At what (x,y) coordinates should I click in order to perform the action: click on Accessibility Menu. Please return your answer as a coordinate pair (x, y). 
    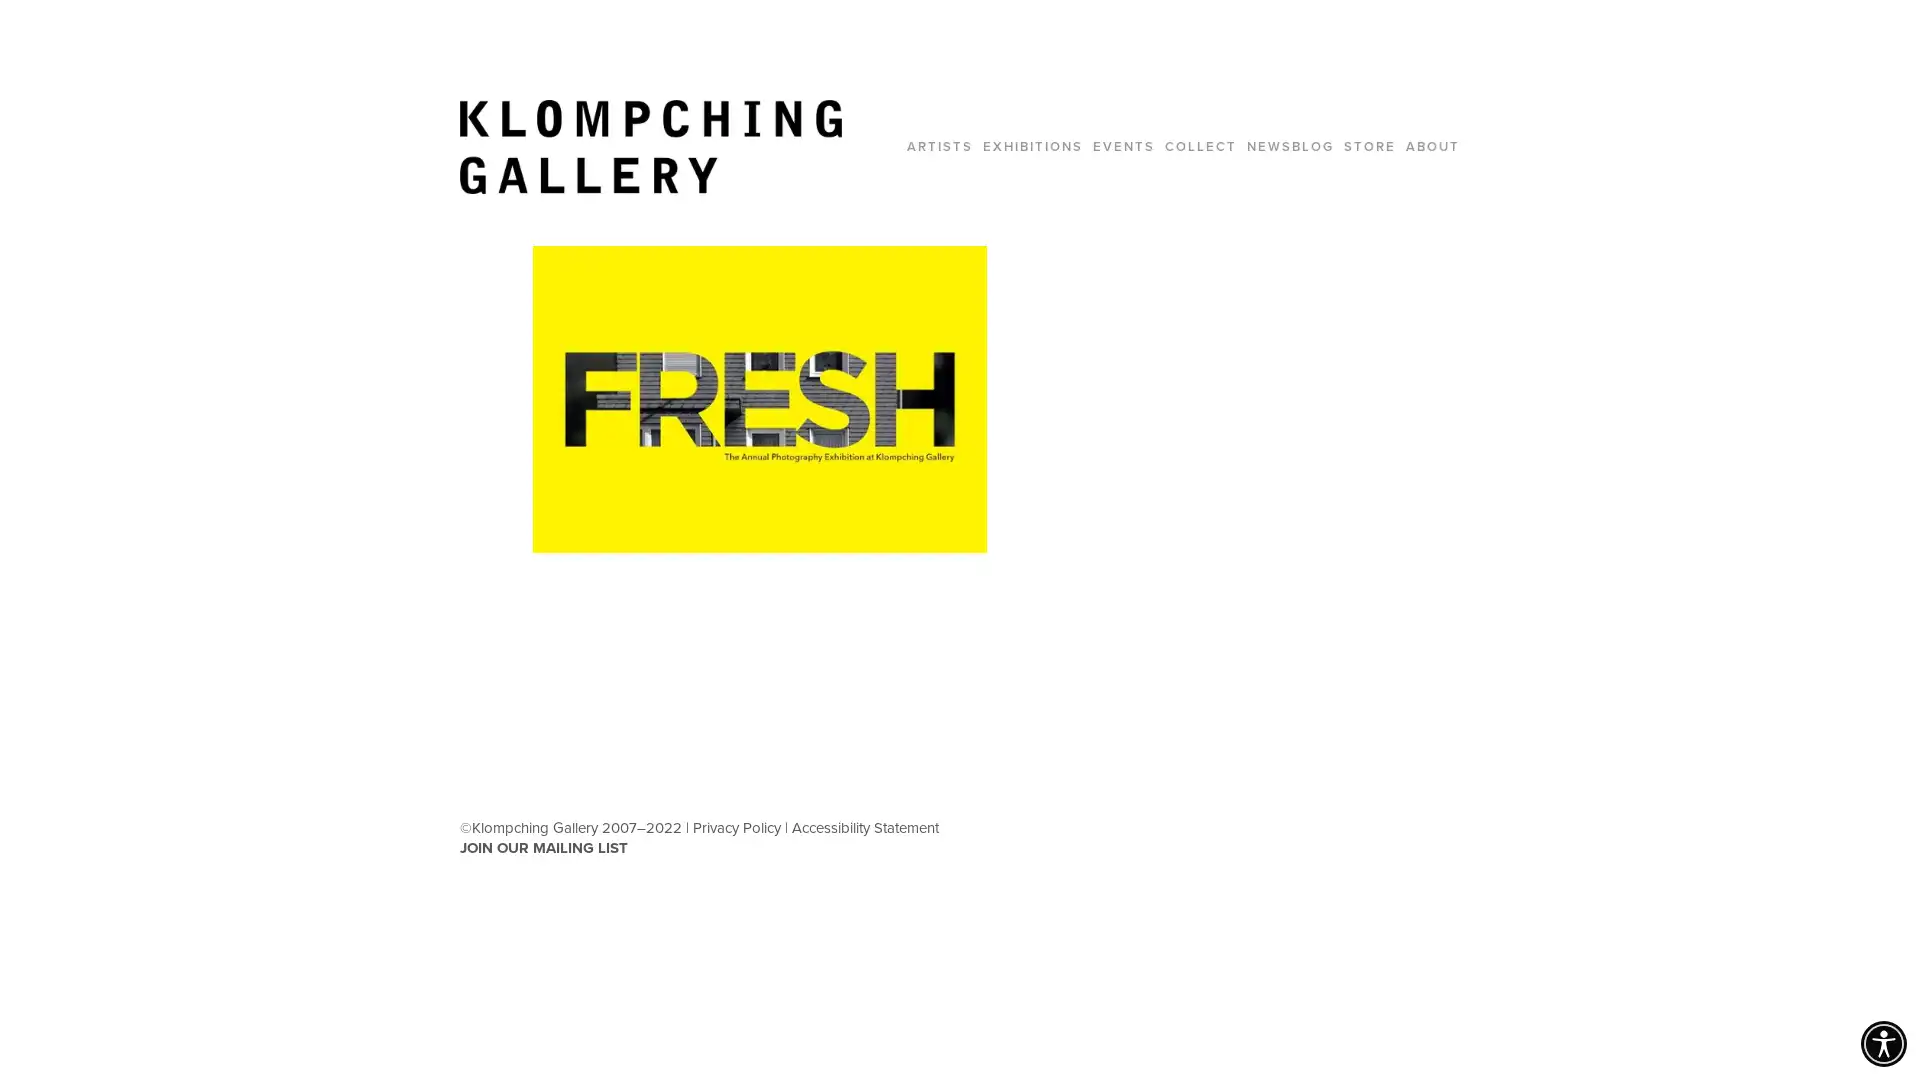
    Looking at the image, I should click on (1882, 1043).